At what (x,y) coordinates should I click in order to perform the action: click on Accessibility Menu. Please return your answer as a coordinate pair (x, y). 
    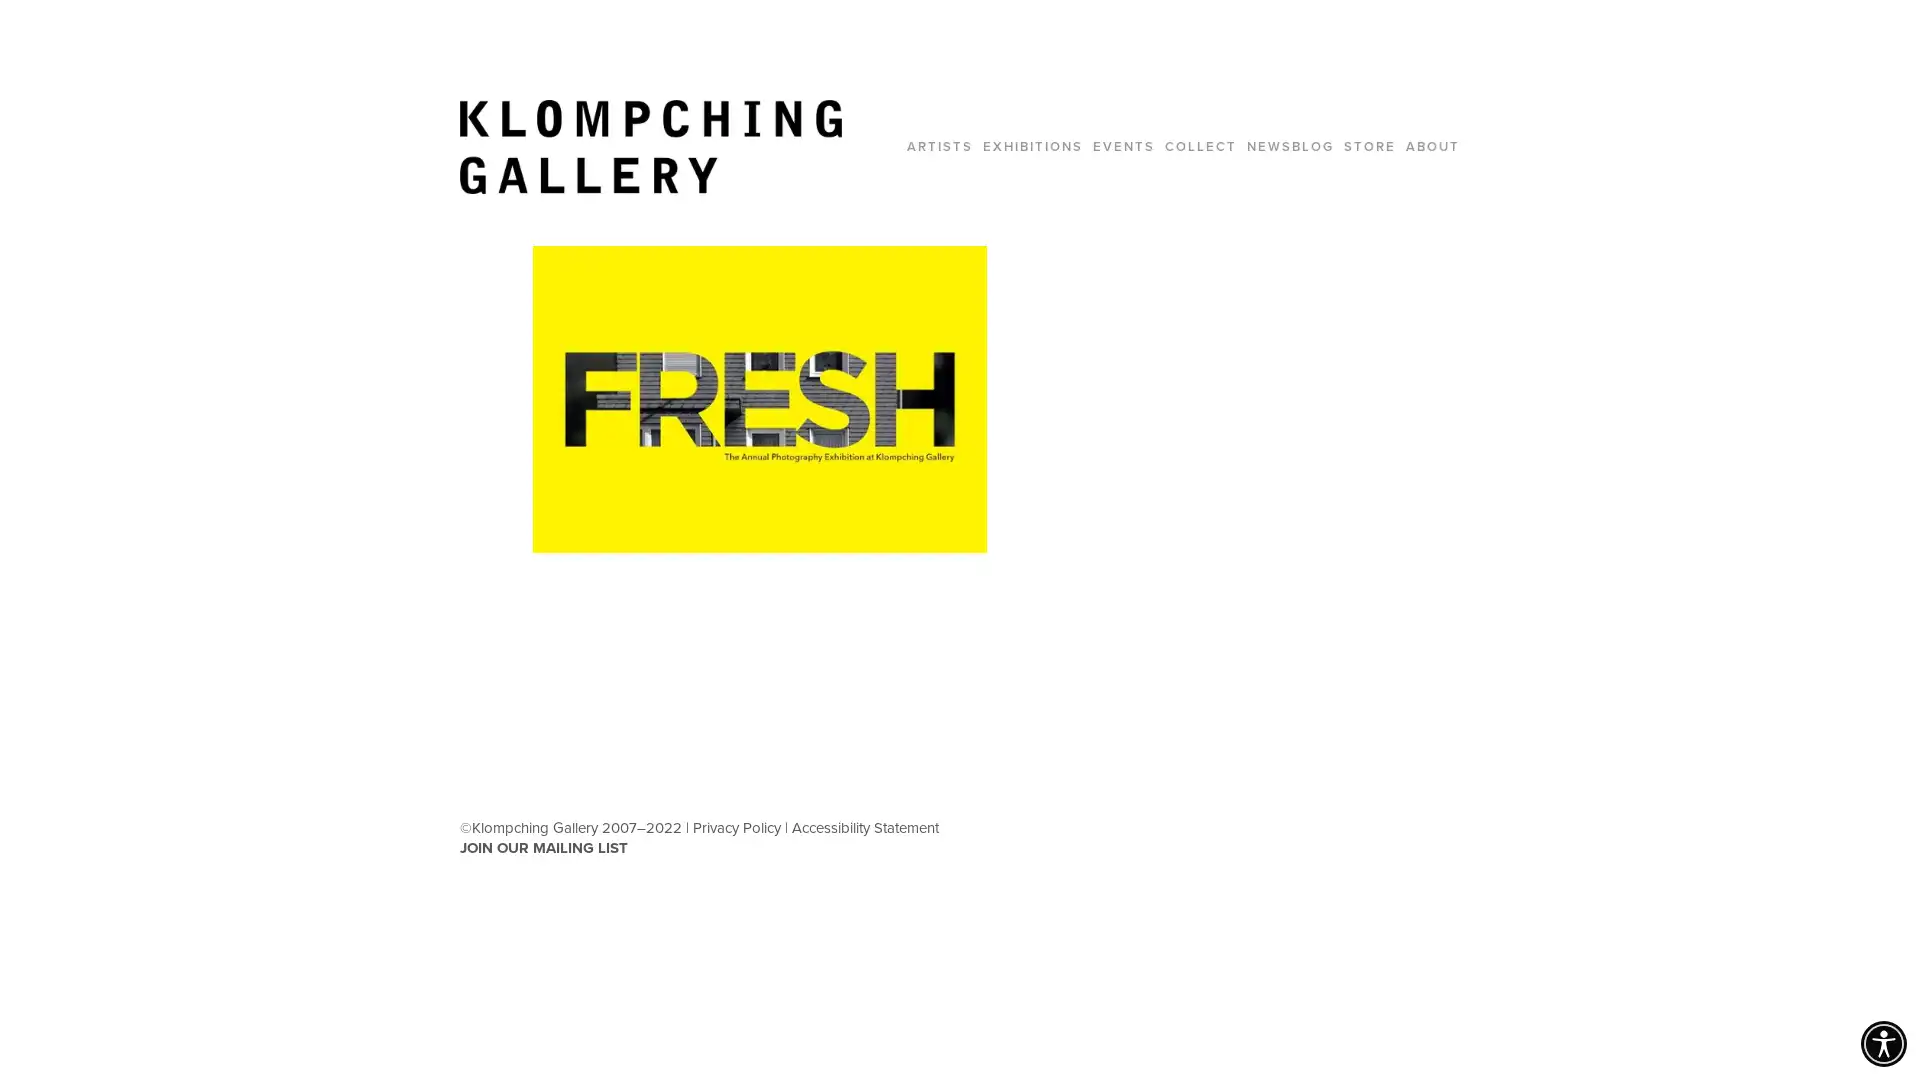
    Looking at the image, I should click on (1882, 1043).